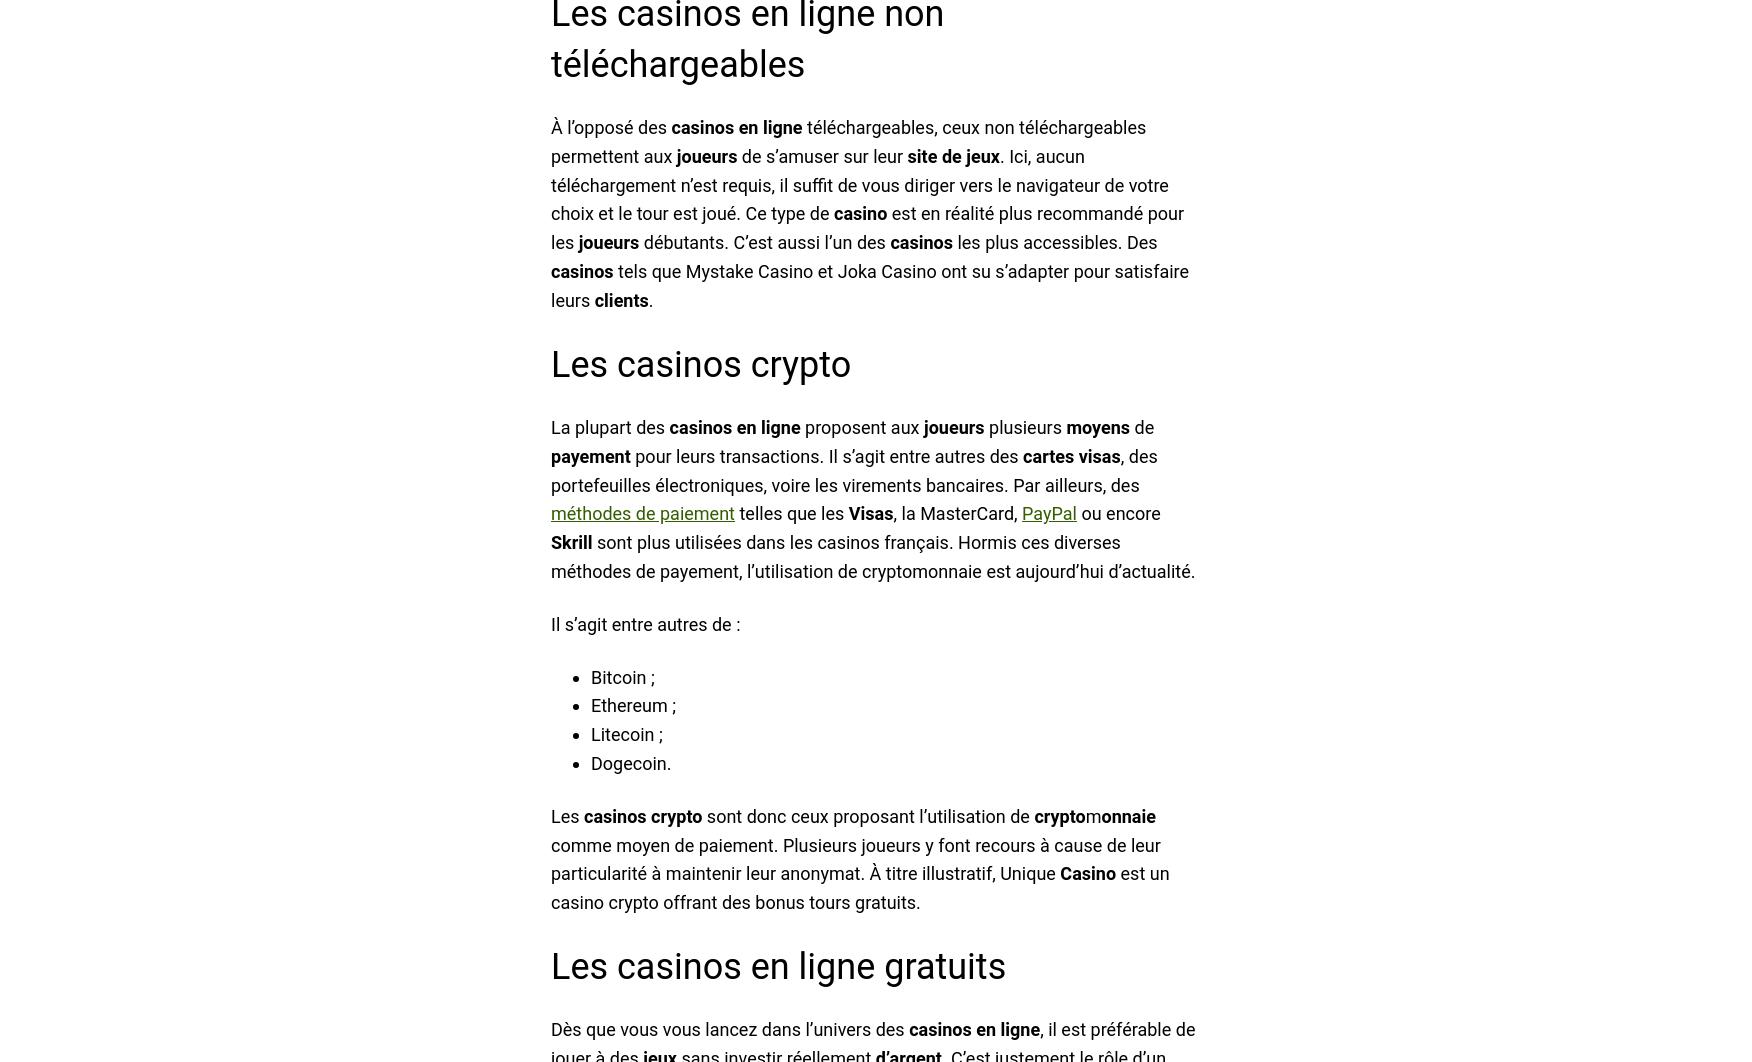 The image size is (1752, 1062). Describe the element at coordinates (860, 426) in the screenshot. I see `'proposent aux'` at that location.